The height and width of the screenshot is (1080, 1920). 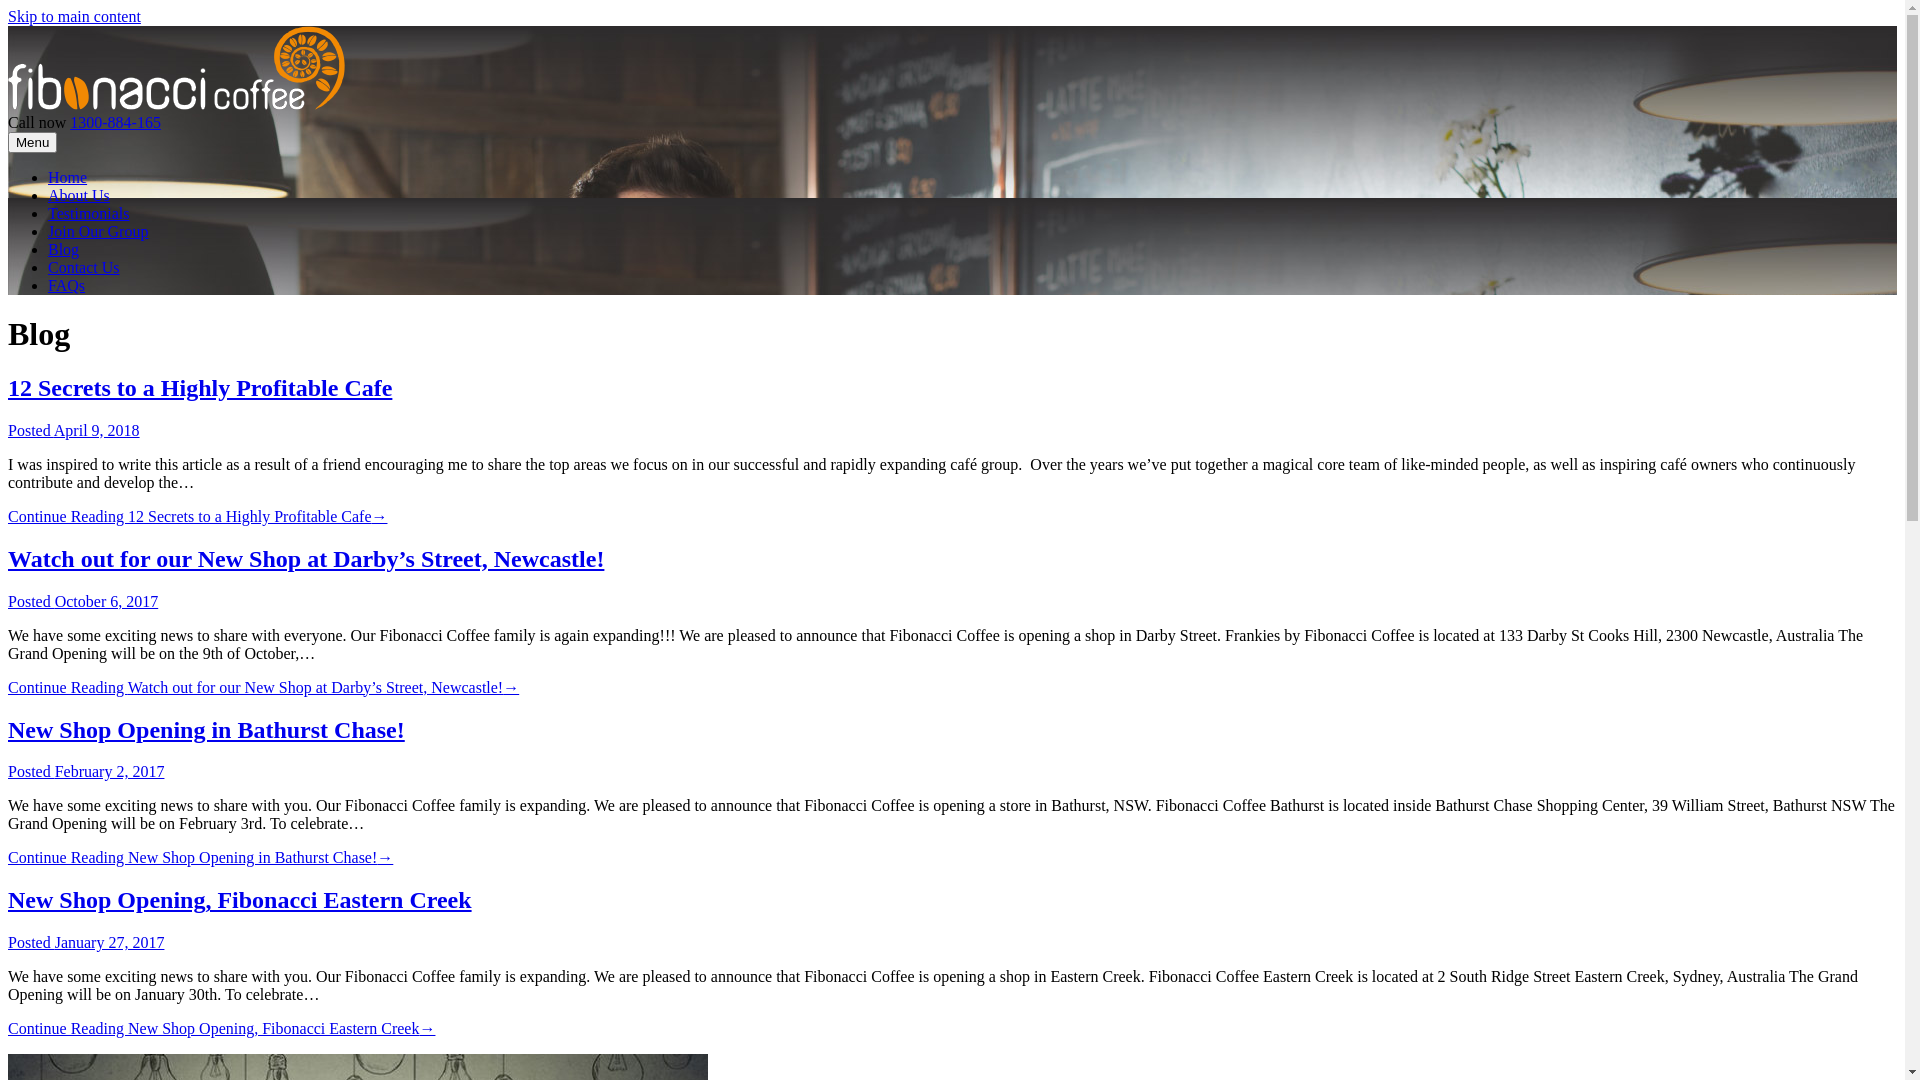 What do you see at coordinates (114, 122) in the screenshot?
I see `'1300-884-165'` at bounding box center [114, 122].